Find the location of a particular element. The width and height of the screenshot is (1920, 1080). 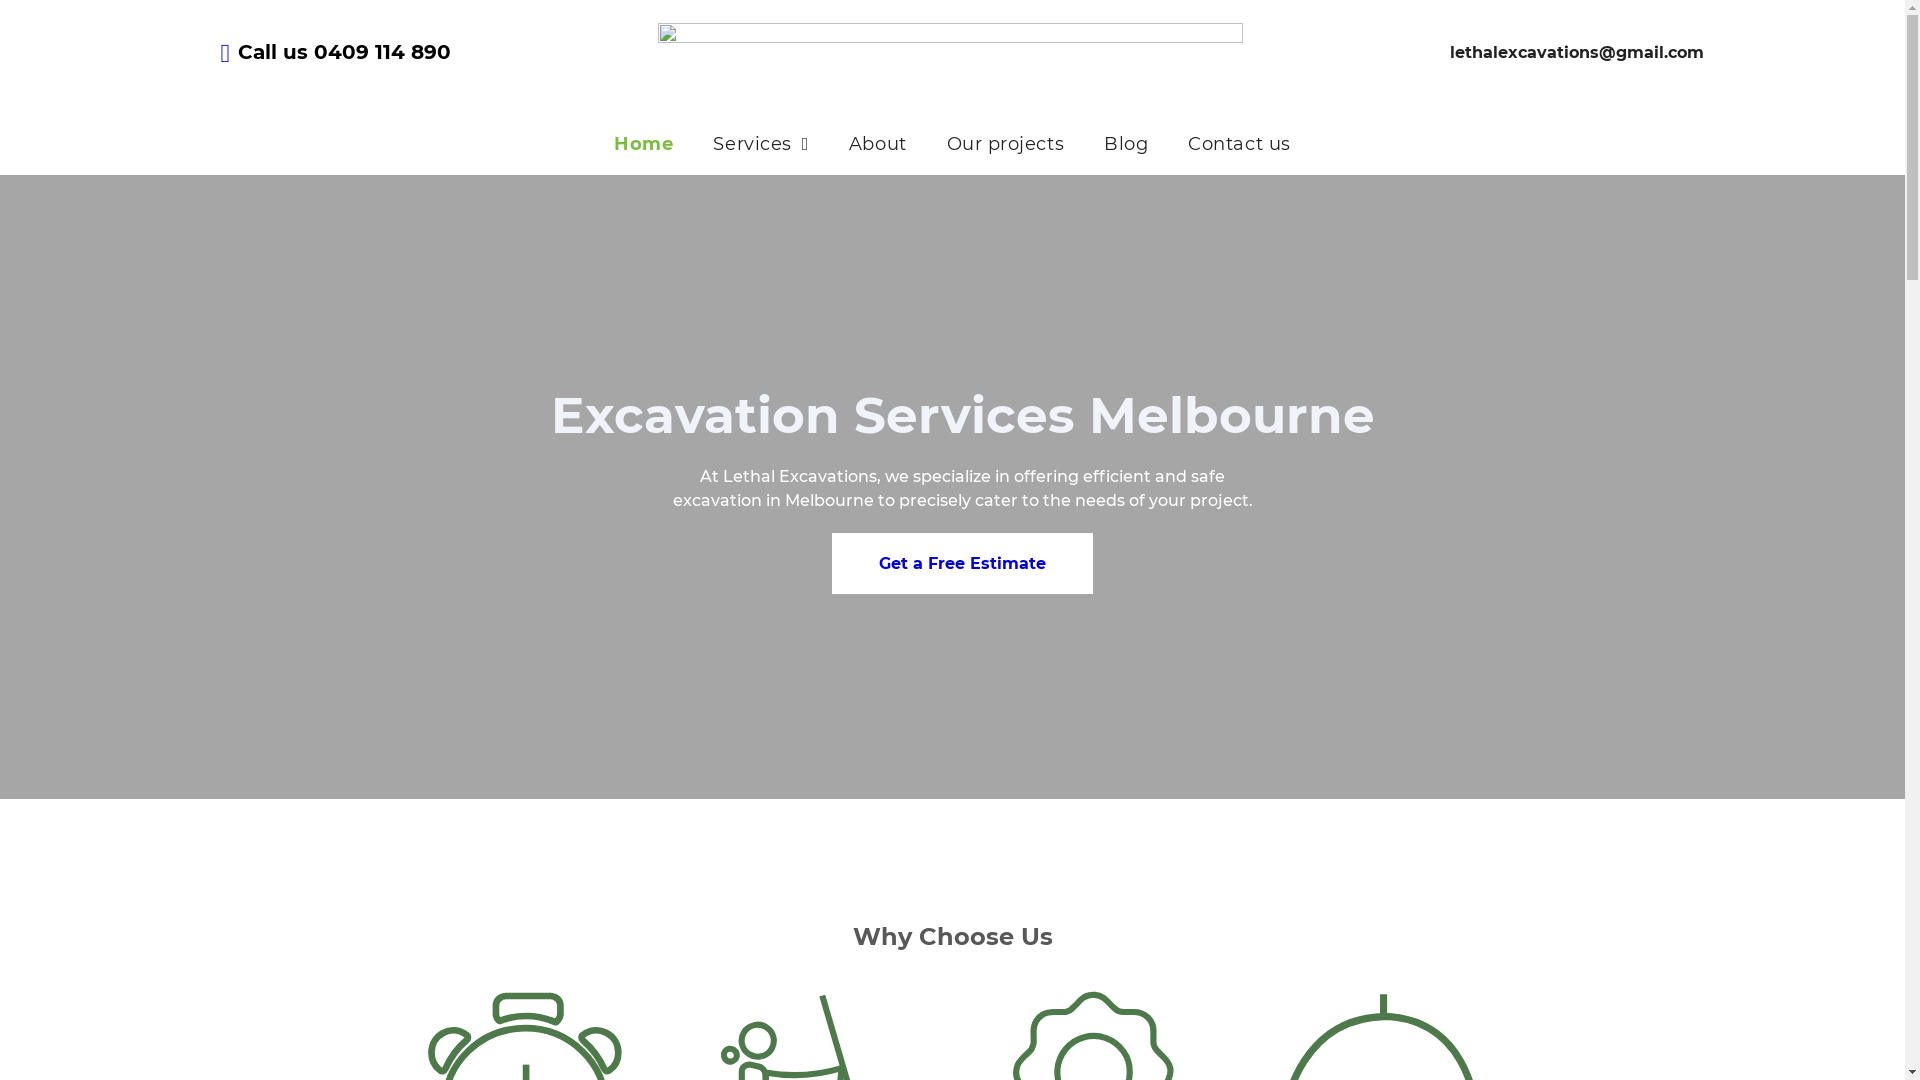

'xcavation Services Melbourne' is located at coordinates (583, 414).